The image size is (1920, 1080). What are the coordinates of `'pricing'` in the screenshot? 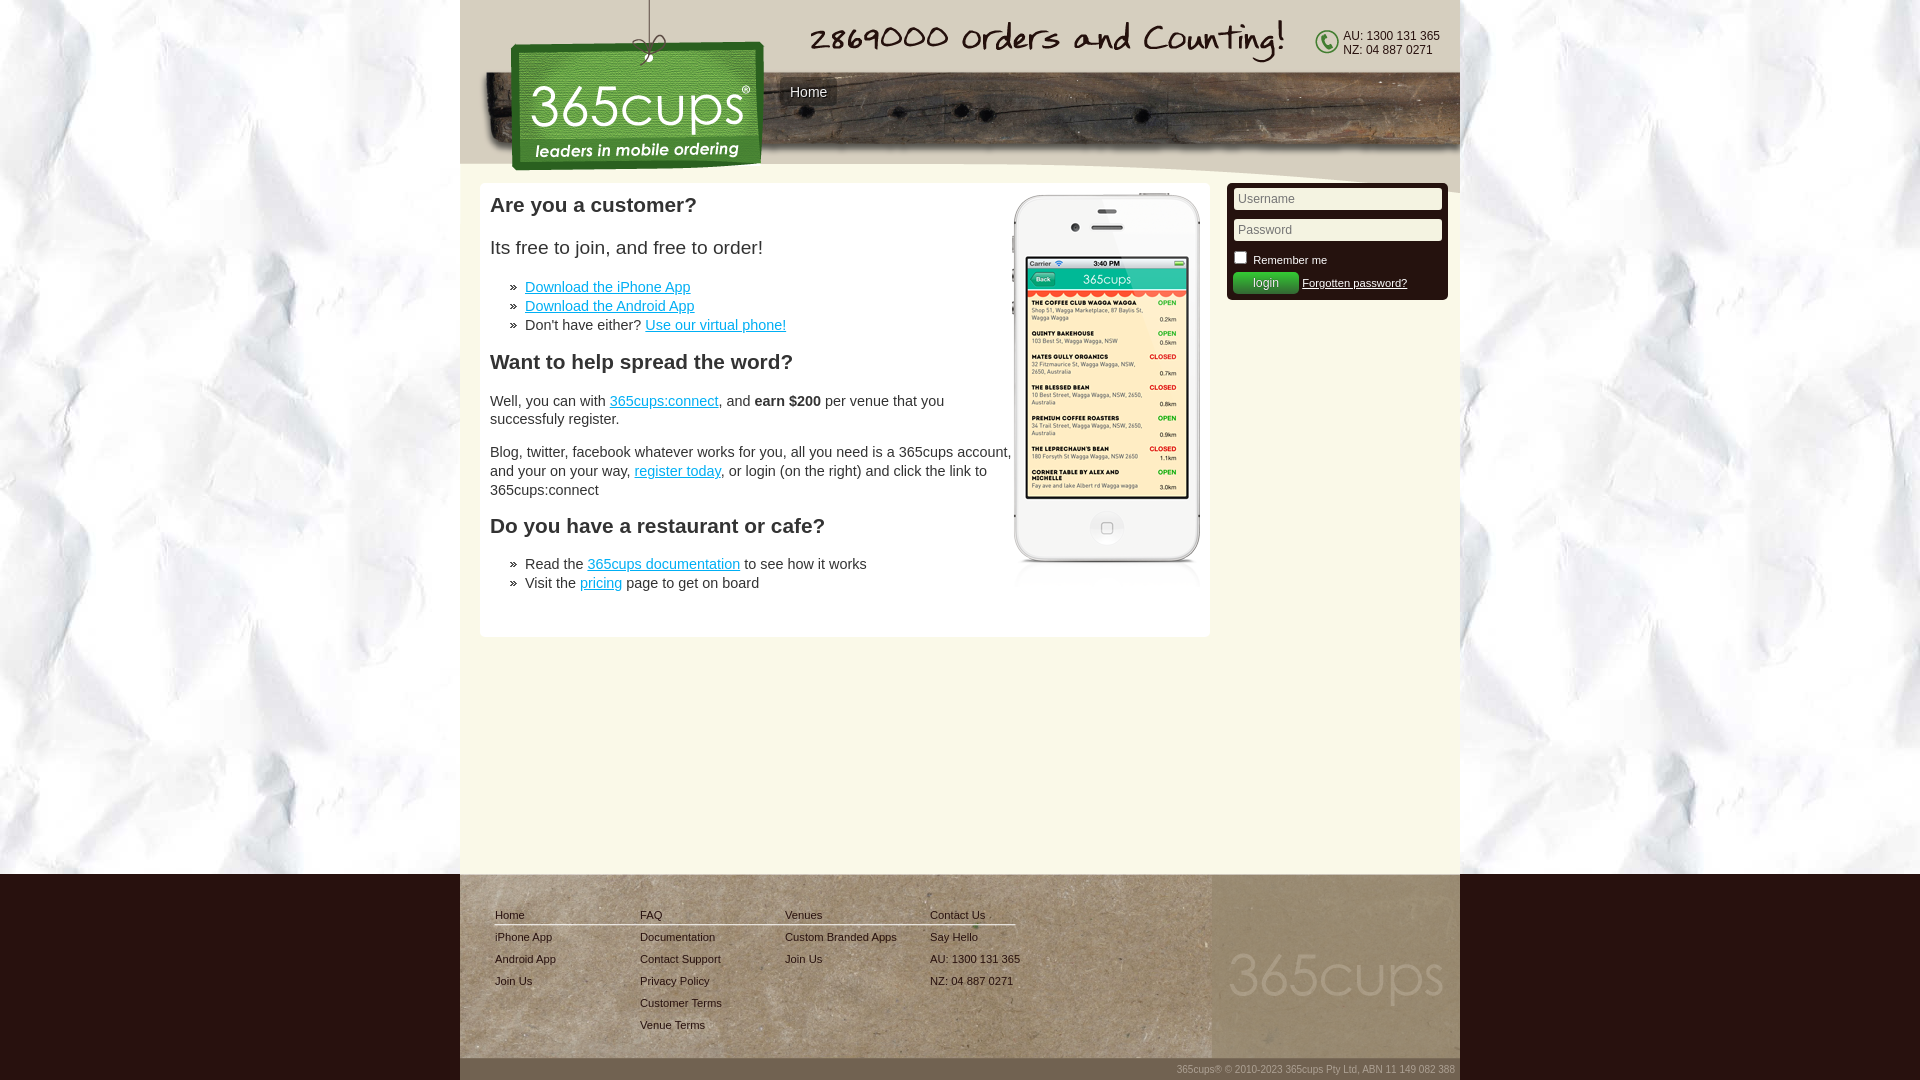 It's located at (599, 582).